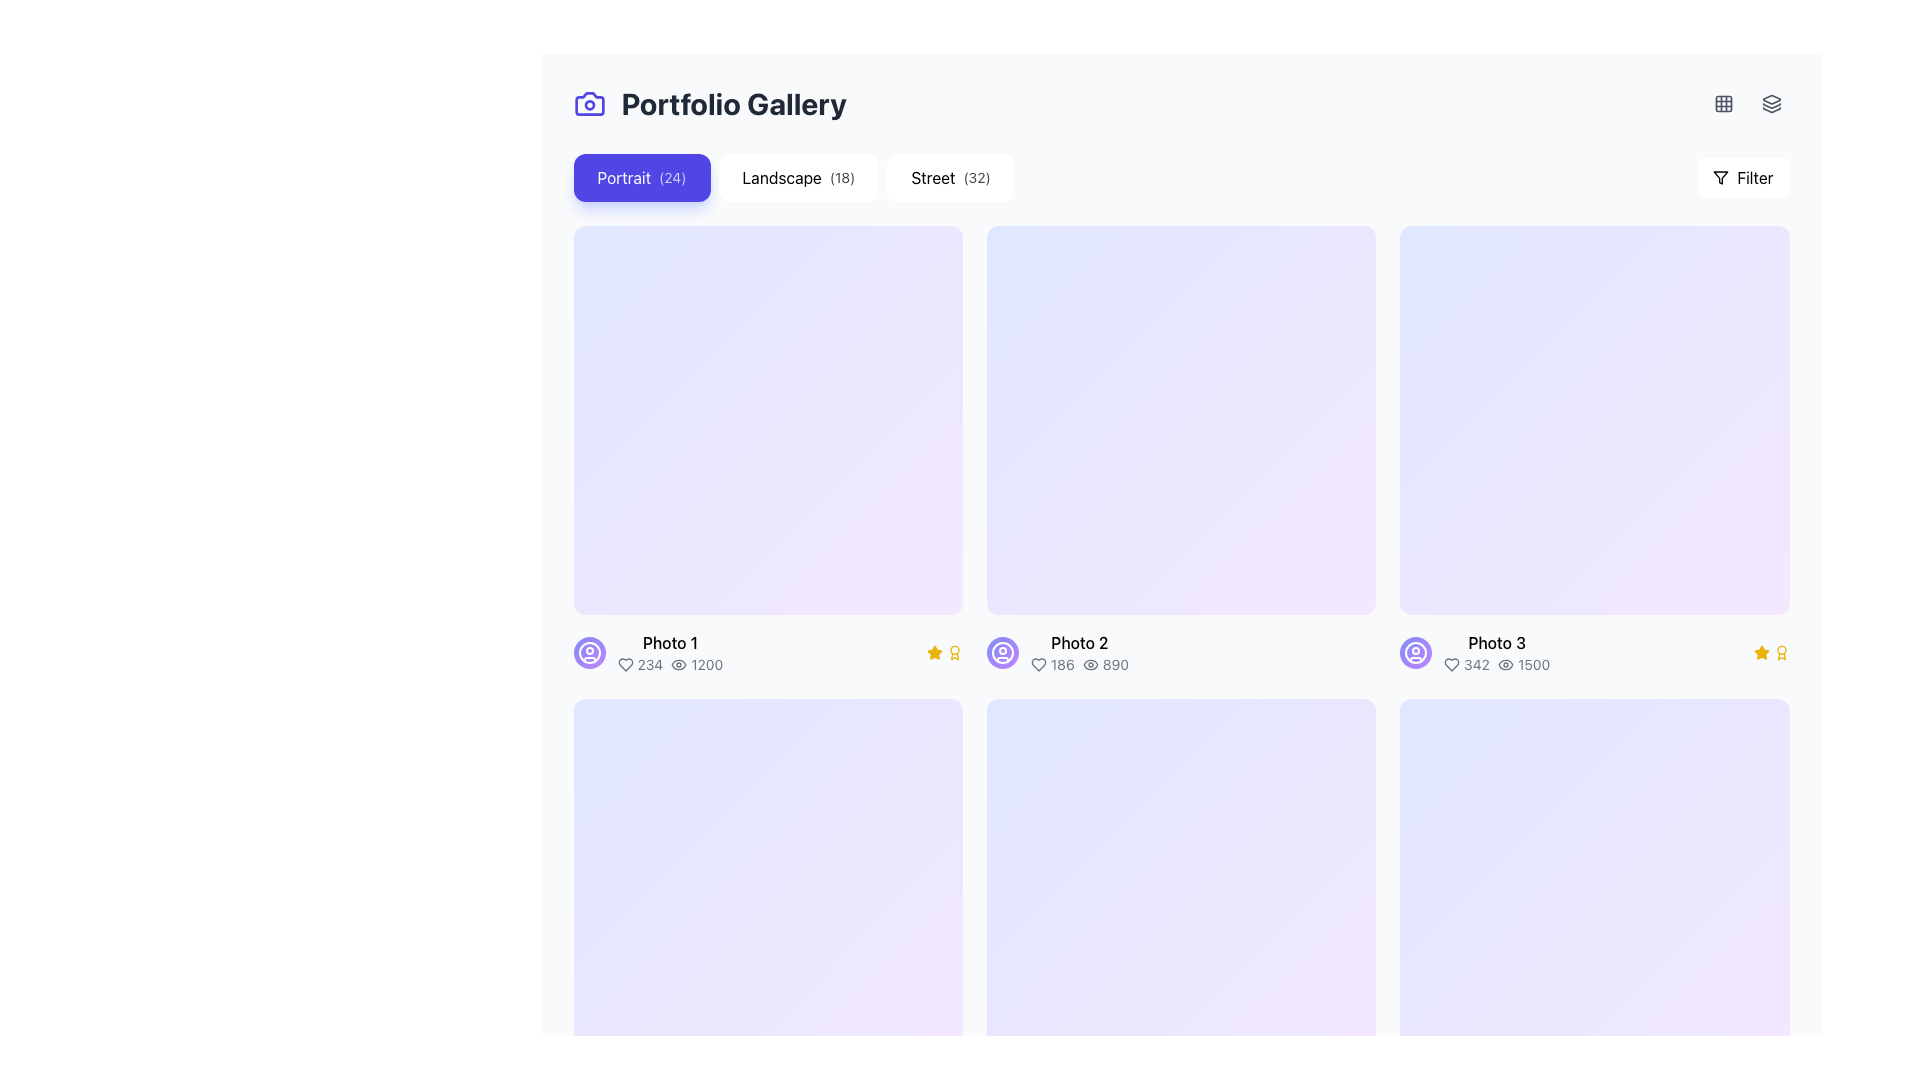 Image resolution: width=1920 pixels, height=1080 pixels. Describe the element at coordinates (1415, 653) in the screenshot. I see `the circular user profile icon rendered in white on a gradient background above the text label 'Photo 2'` at that location.